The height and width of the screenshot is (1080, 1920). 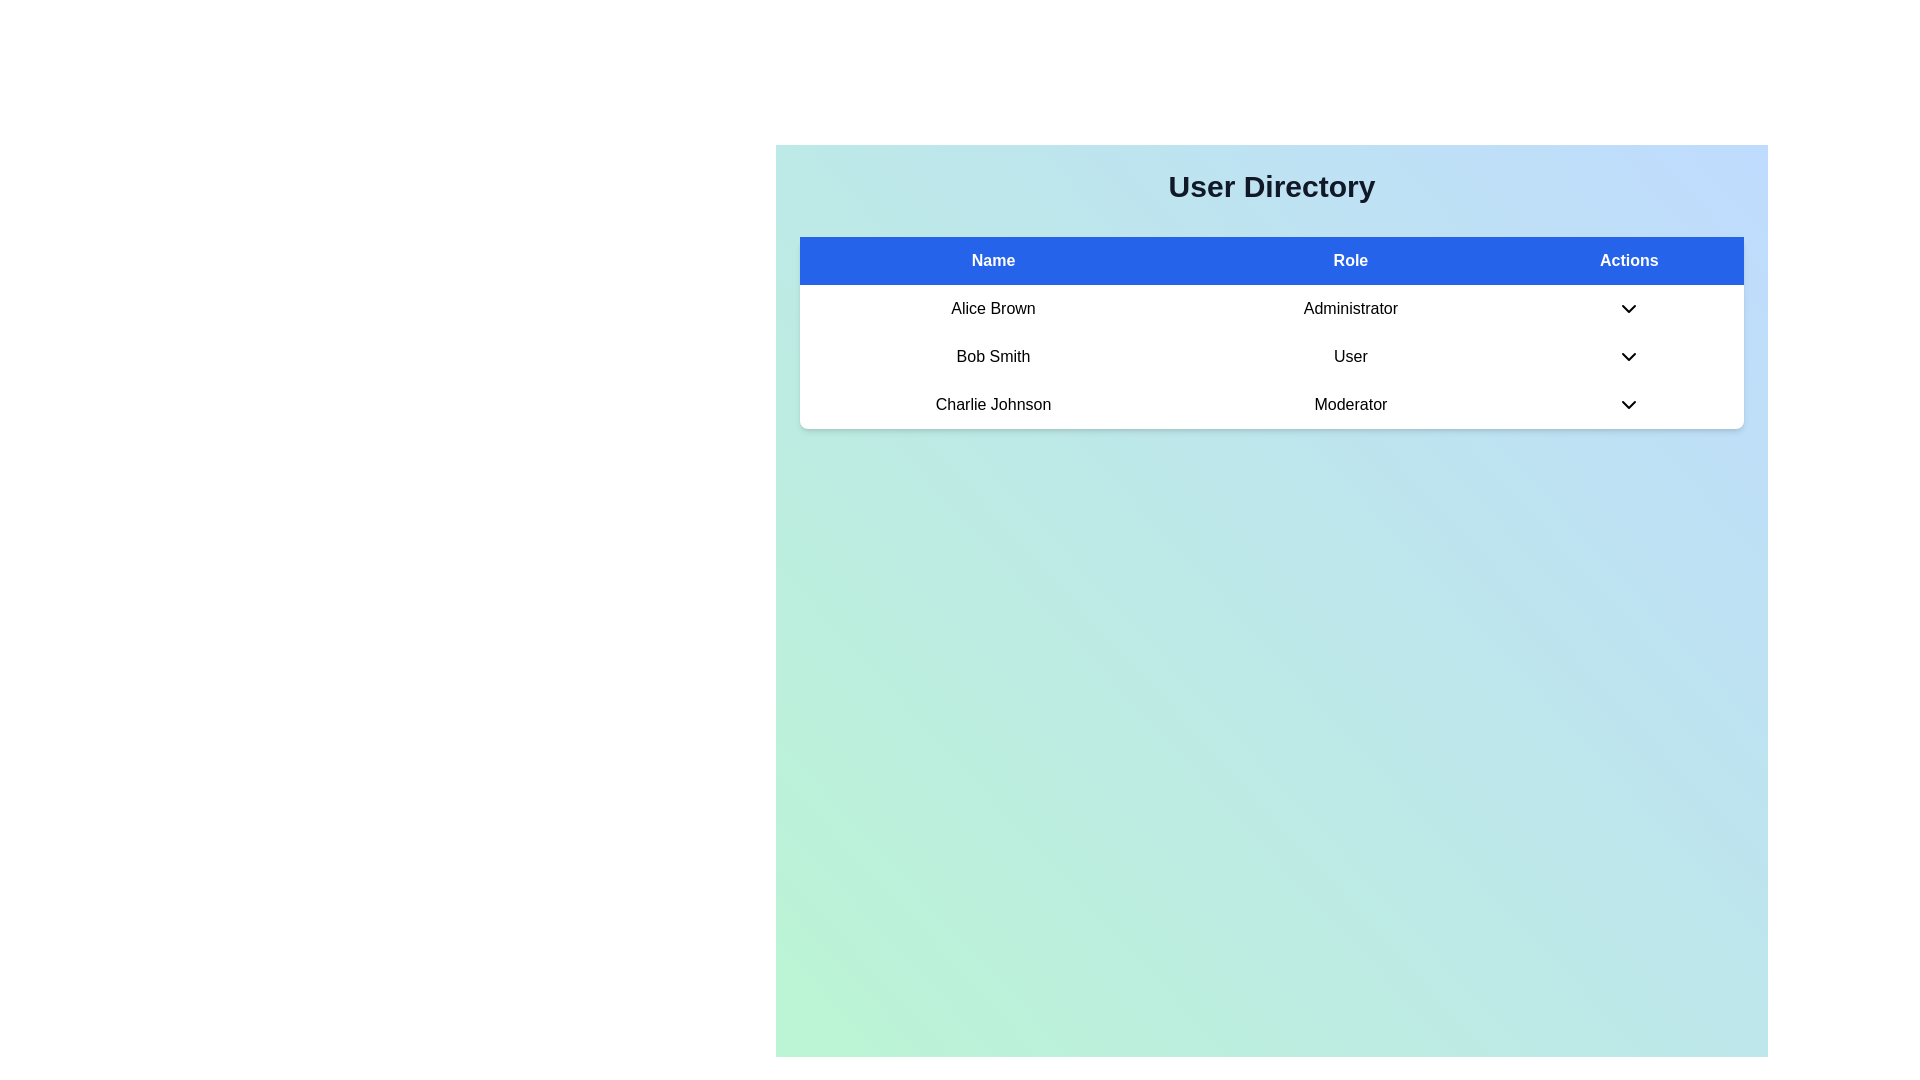 I want to click on user information displayed in the user information row for 'Bob Smith' and their role as 'User', located in the second row of the user information table, so click(x=1271, y=356).